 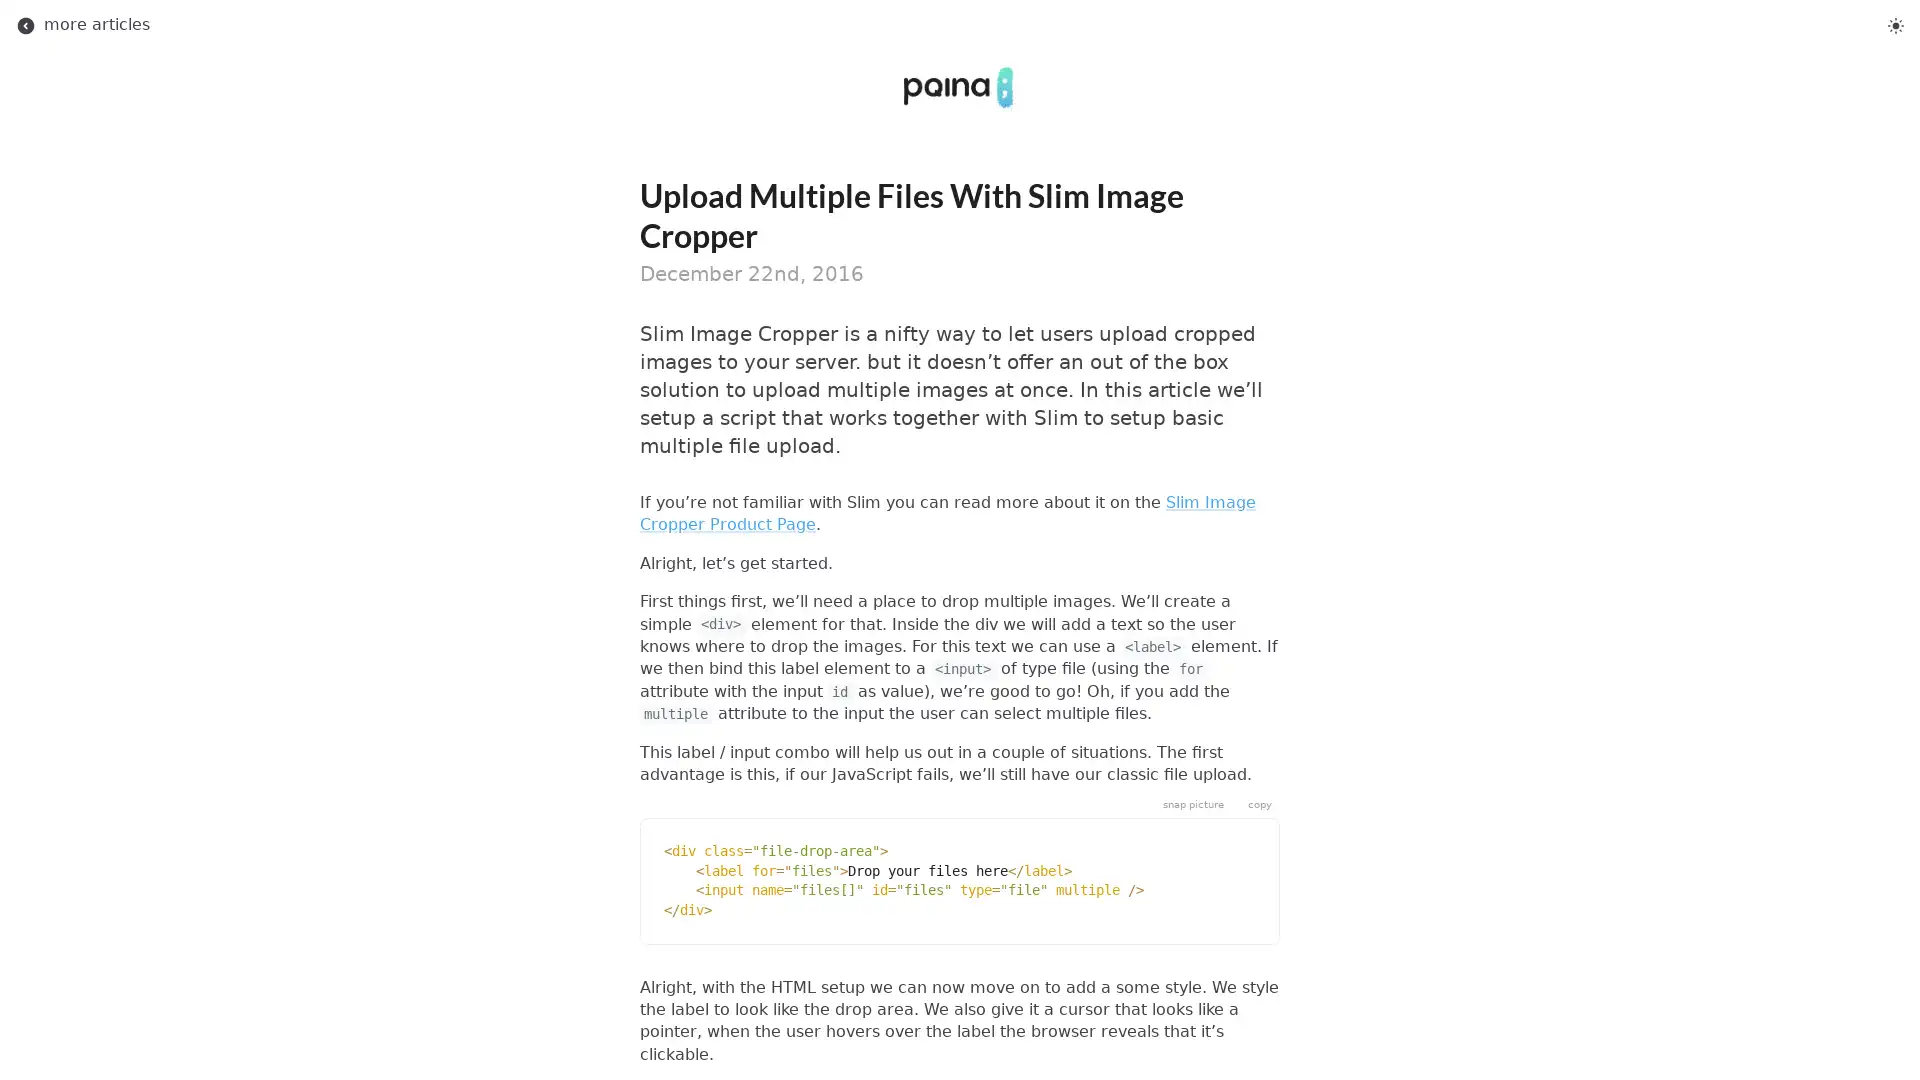 I want to click on snap picture, so click(x=1193, y=802).